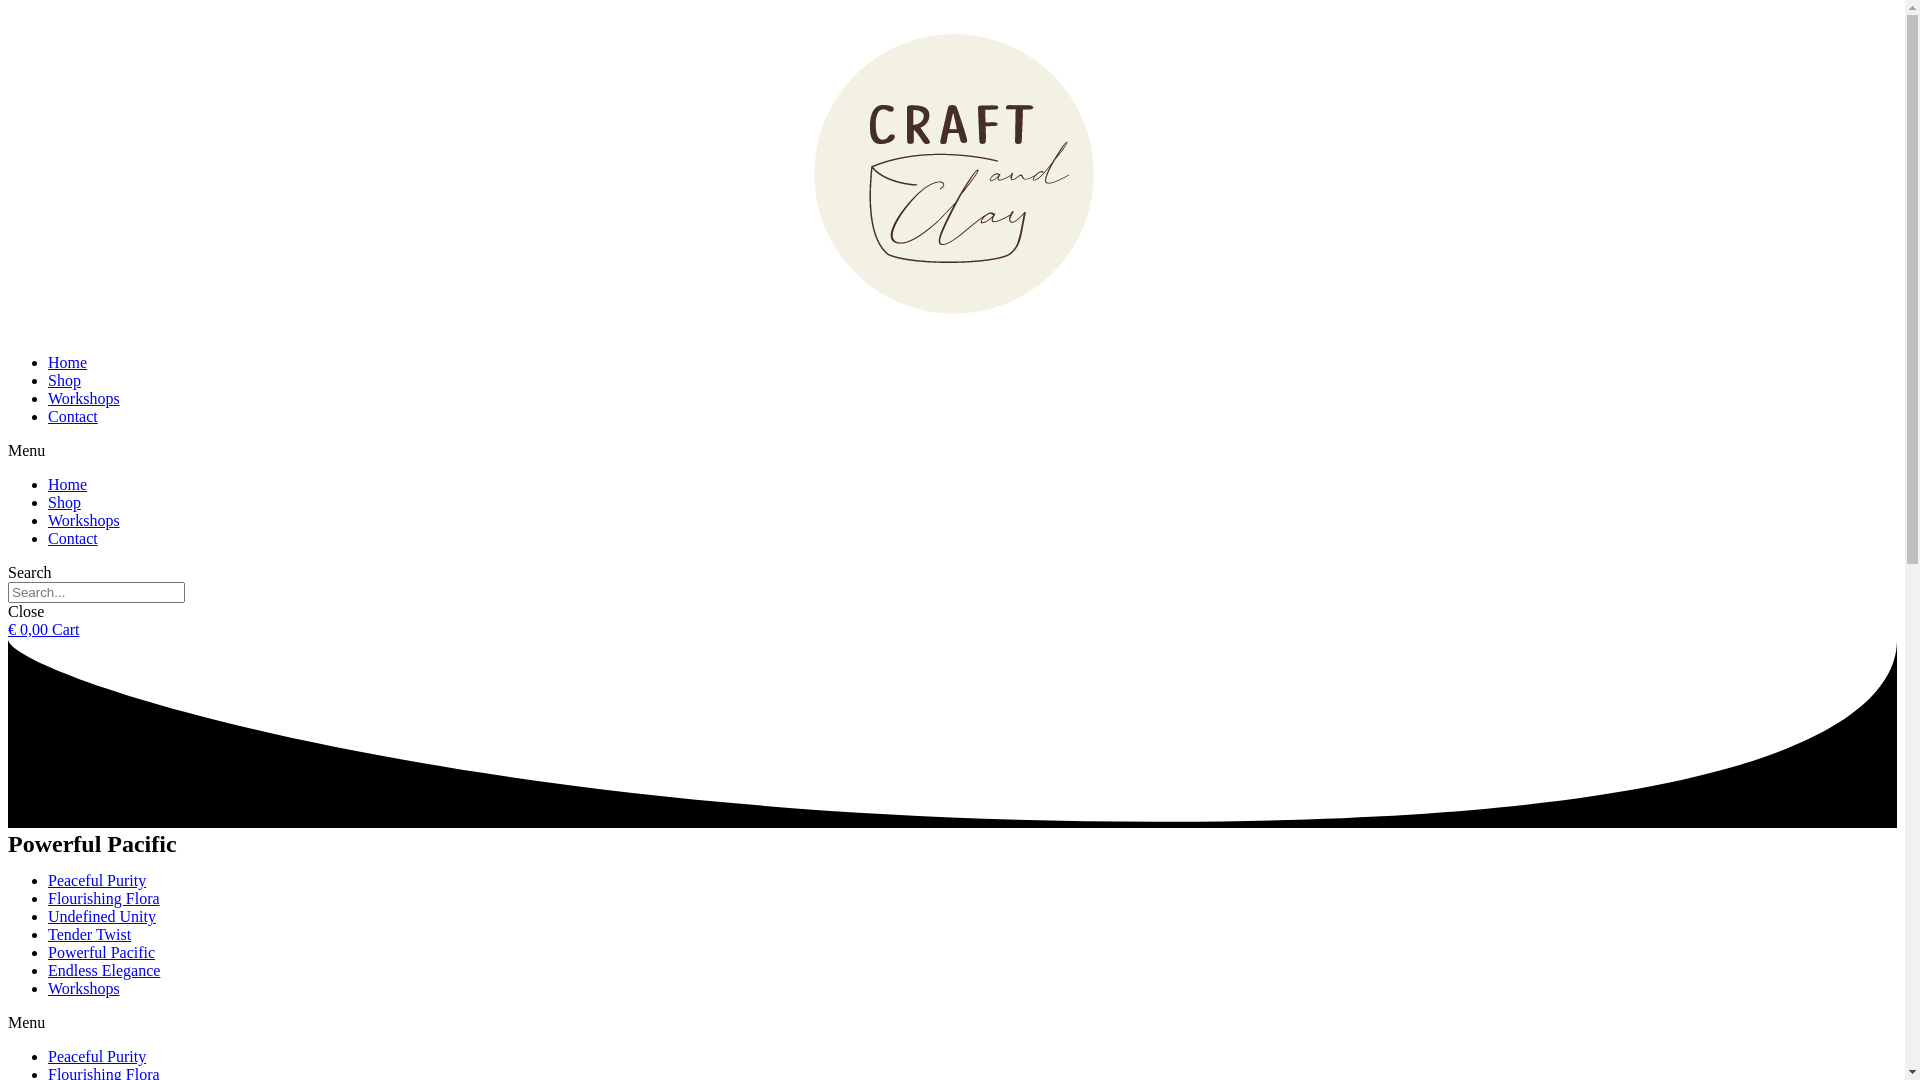 The image size is (1920, 1080). I want to click on 'Search', so click(95, 591).